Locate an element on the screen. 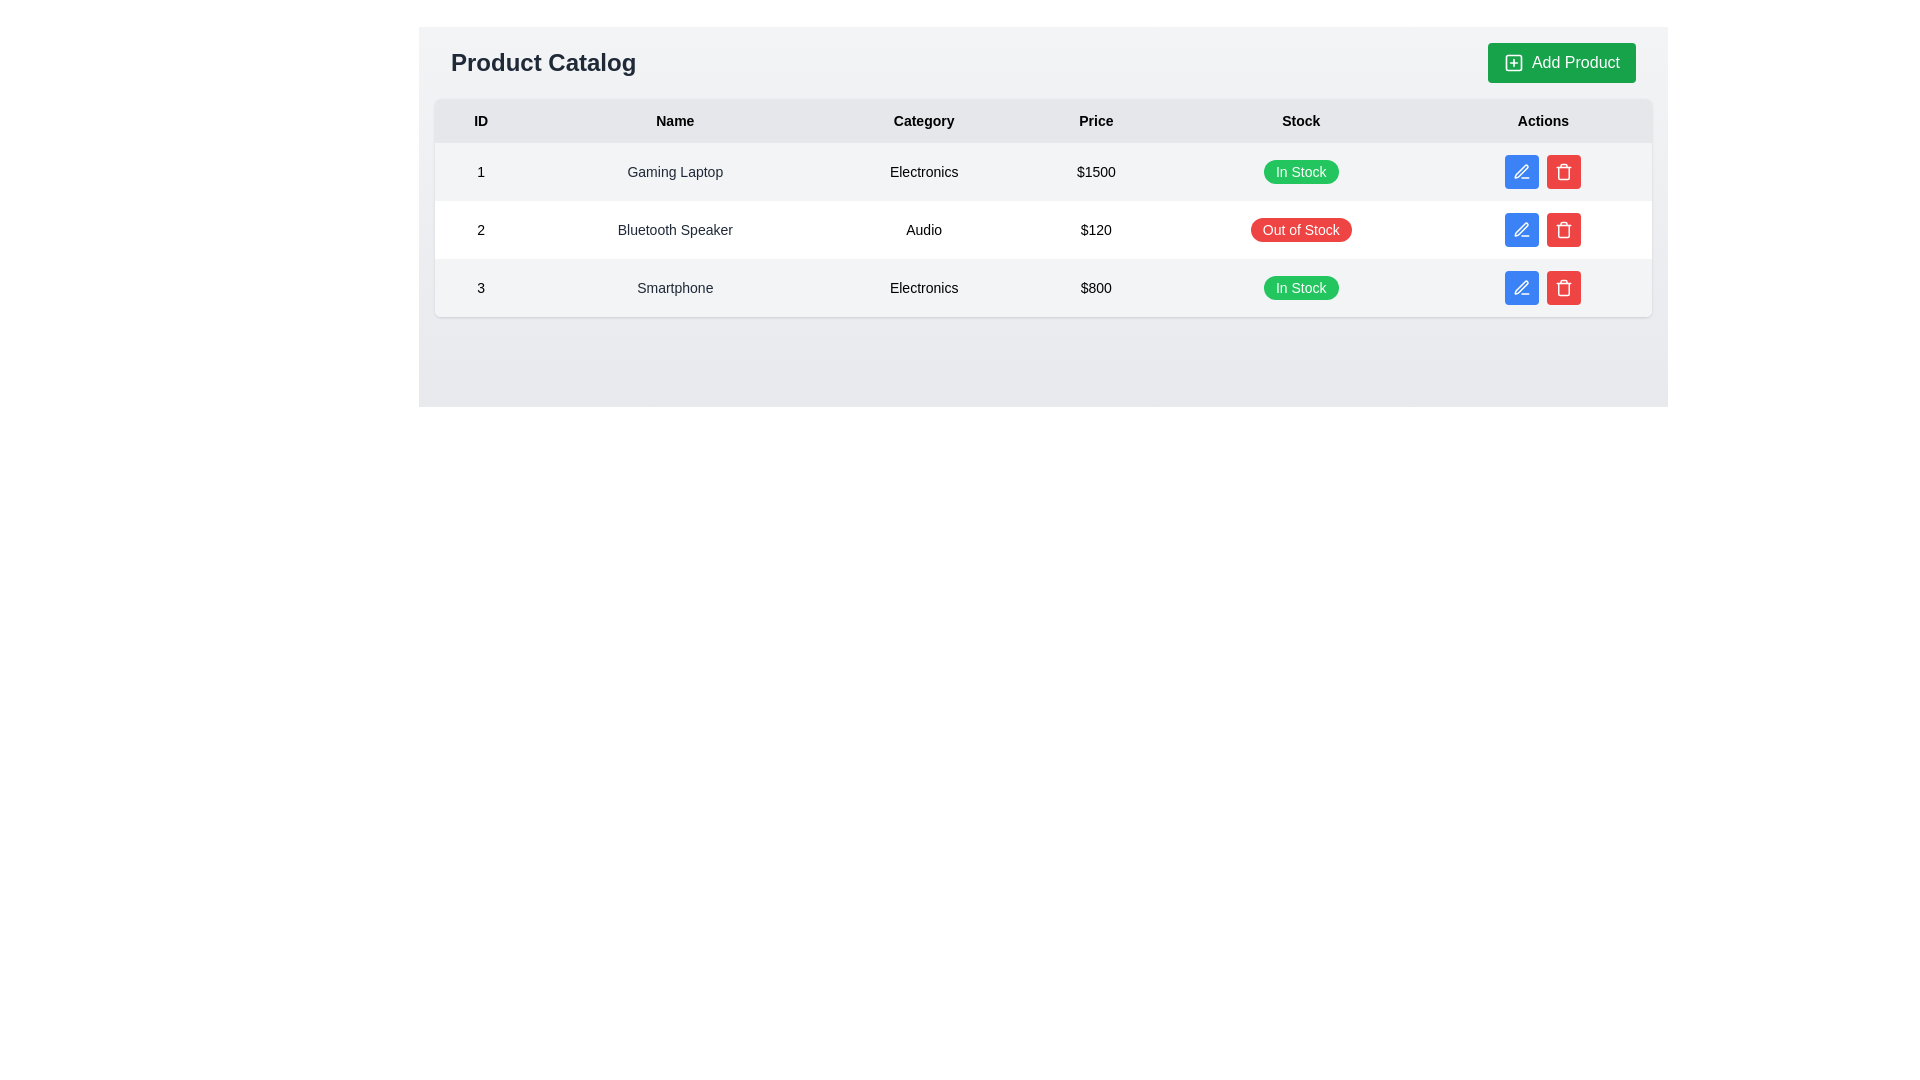  the 'Category' text header in the table, which is the third column header, centrally aligned and surrounded by a light gray background is located at coordinates (923, 120).